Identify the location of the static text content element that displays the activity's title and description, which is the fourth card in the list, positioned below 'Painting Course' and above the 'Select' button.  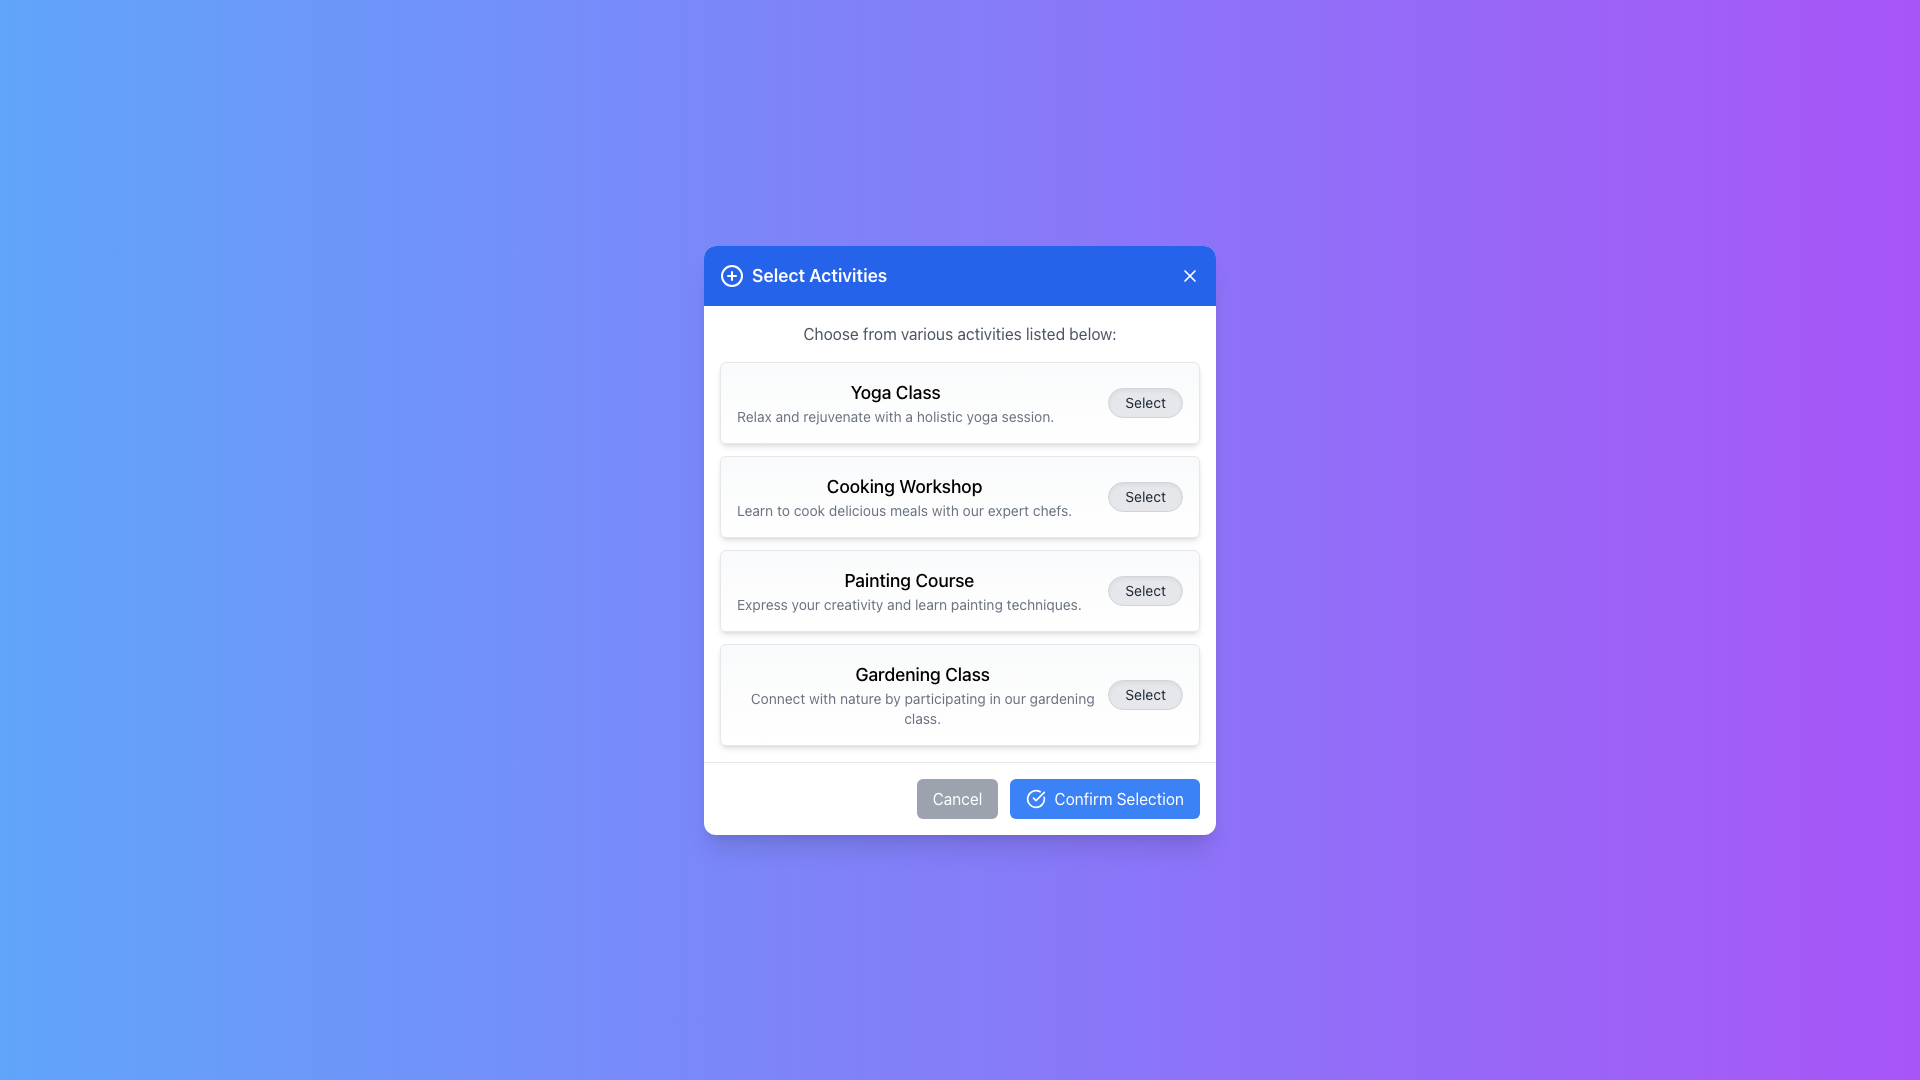
(921, 693).